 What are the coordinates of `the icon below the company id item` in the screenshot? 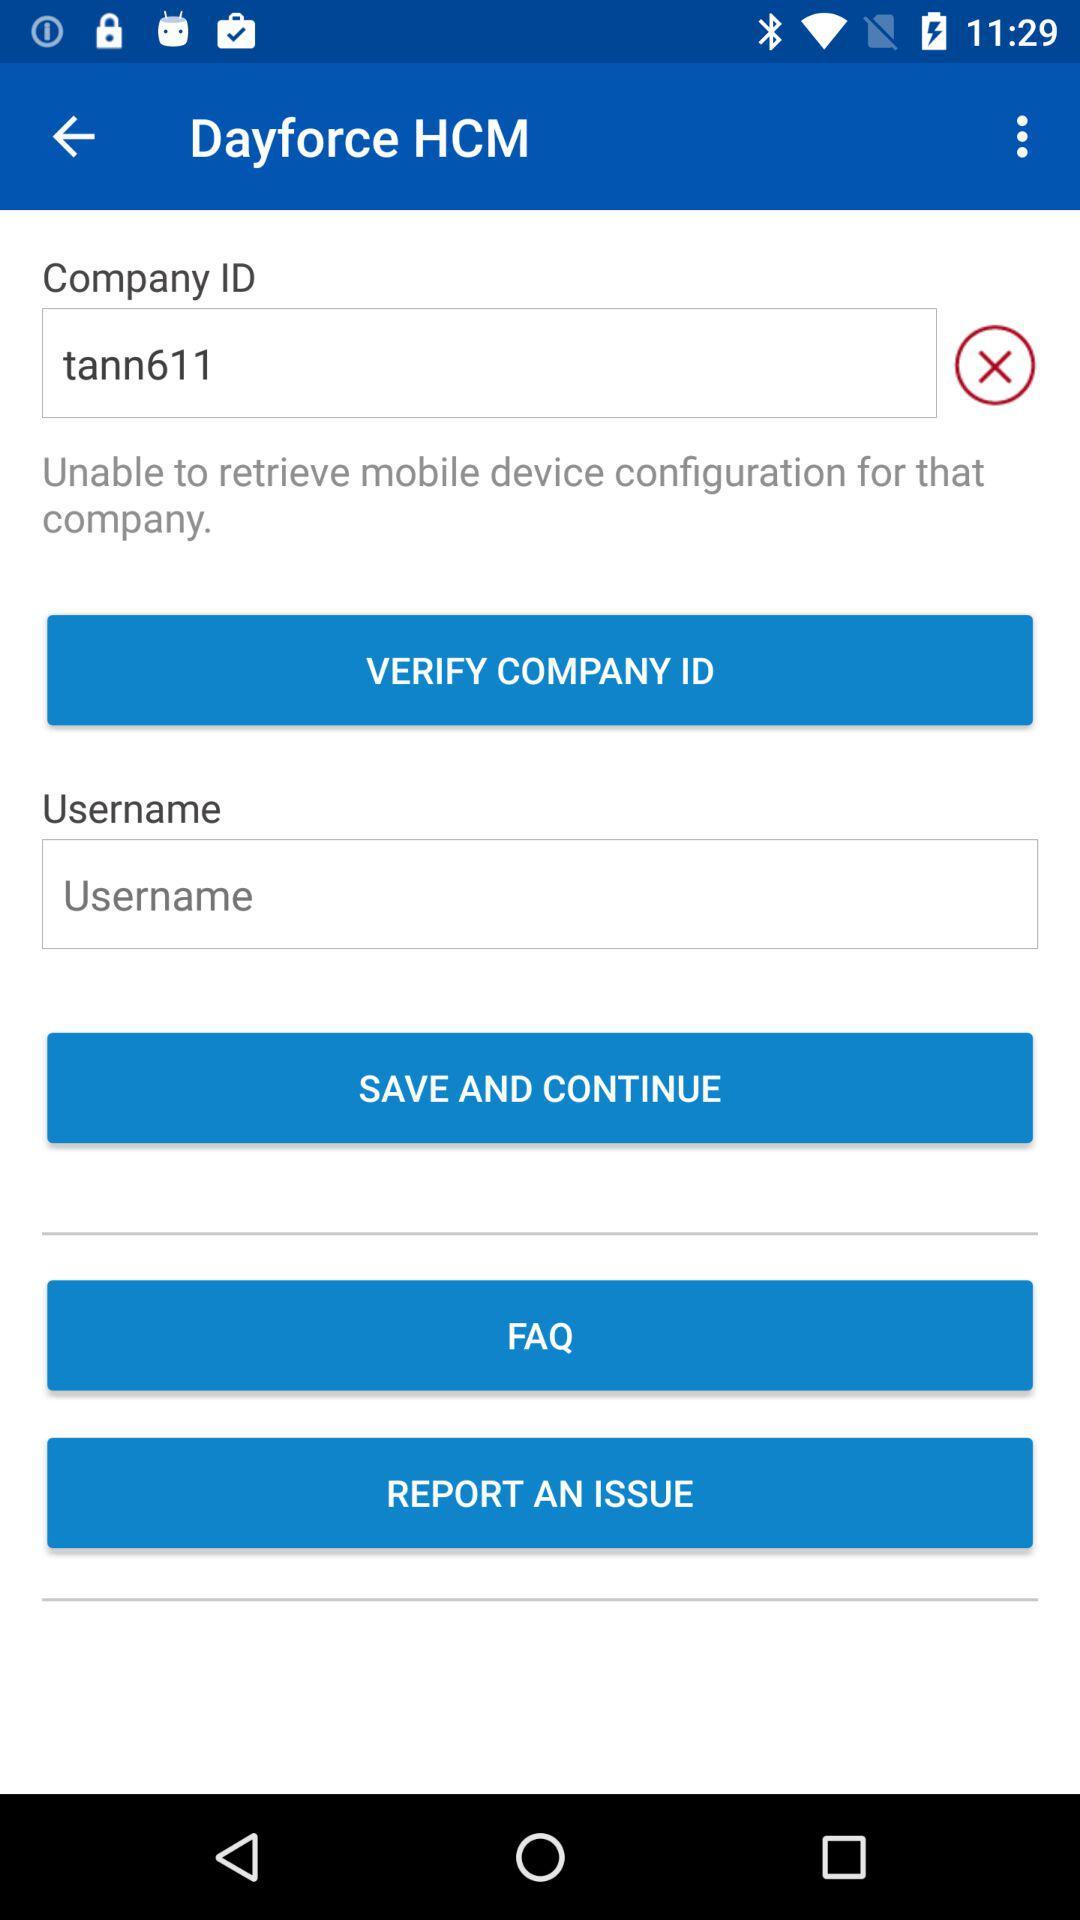 It's located at (994, 363).